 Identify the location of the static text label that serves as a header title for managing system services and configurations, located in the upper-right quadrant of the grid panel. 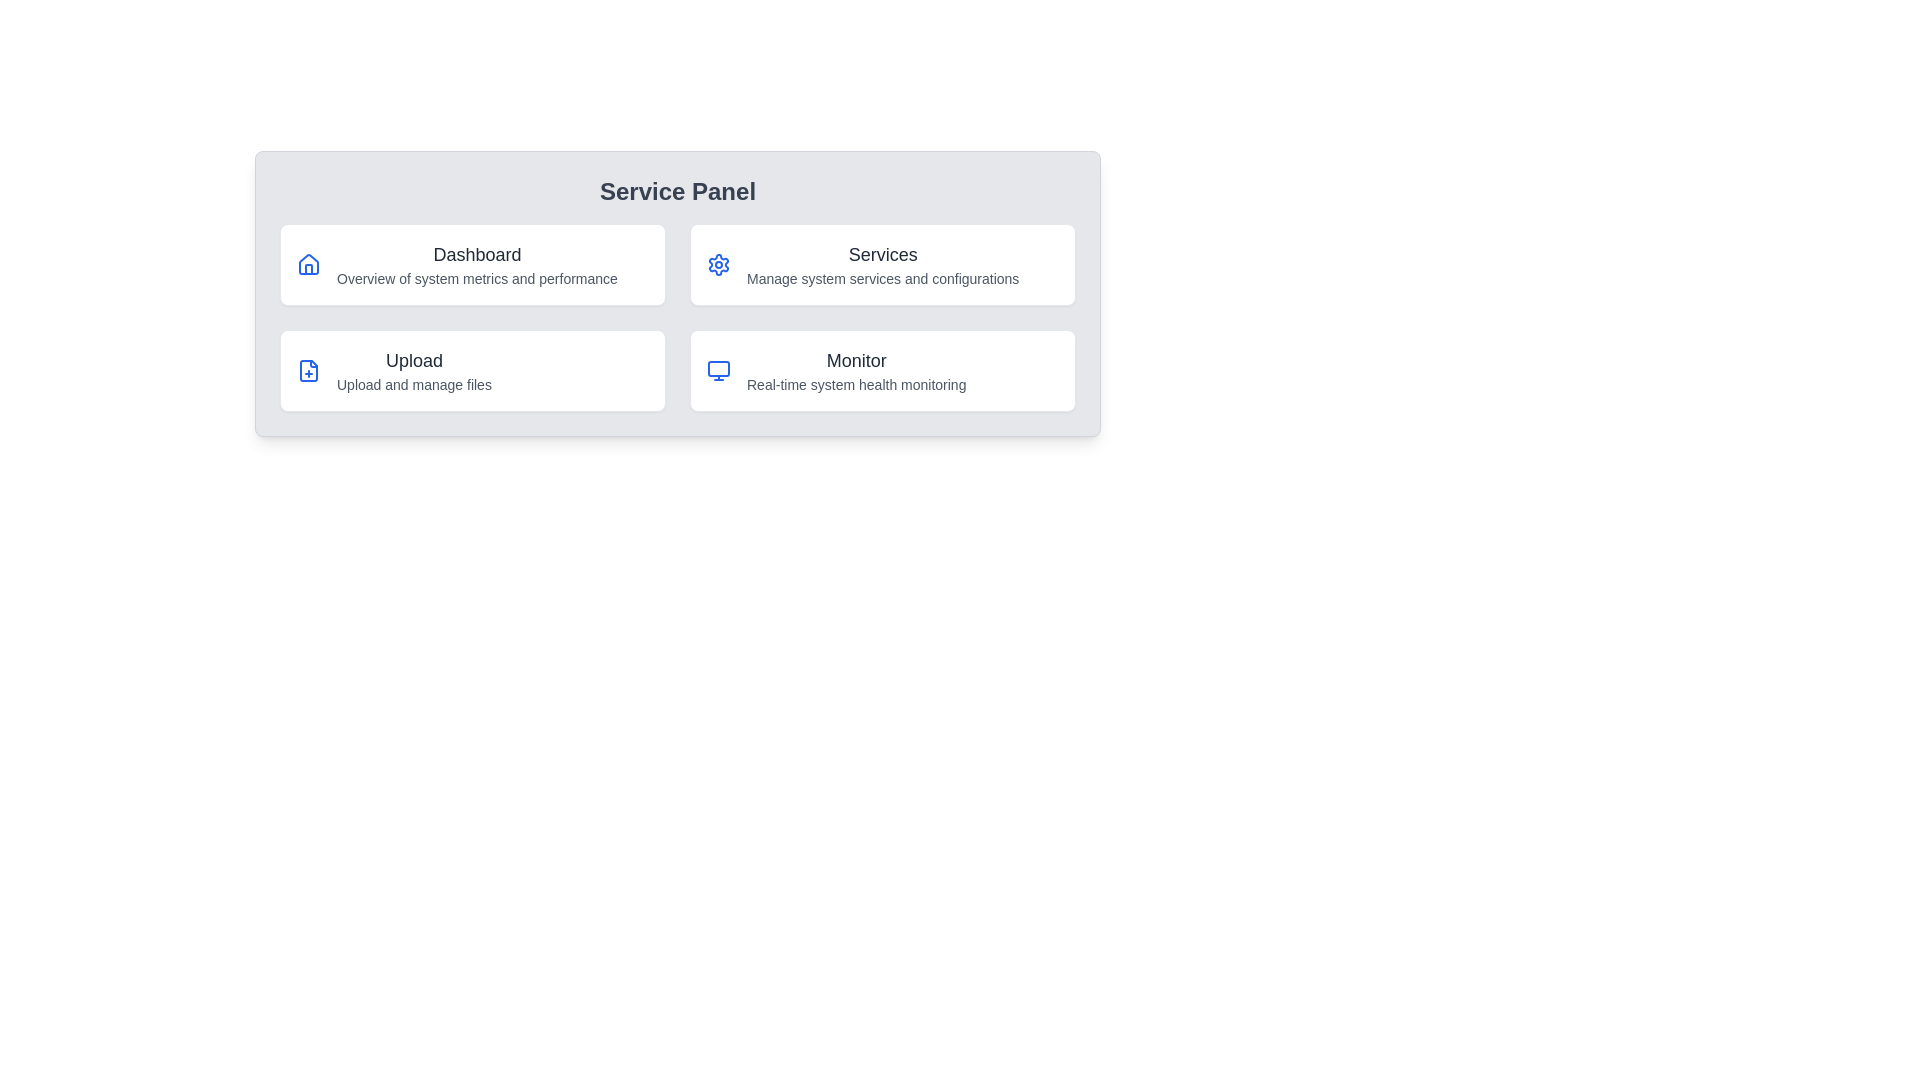
(882, 253).